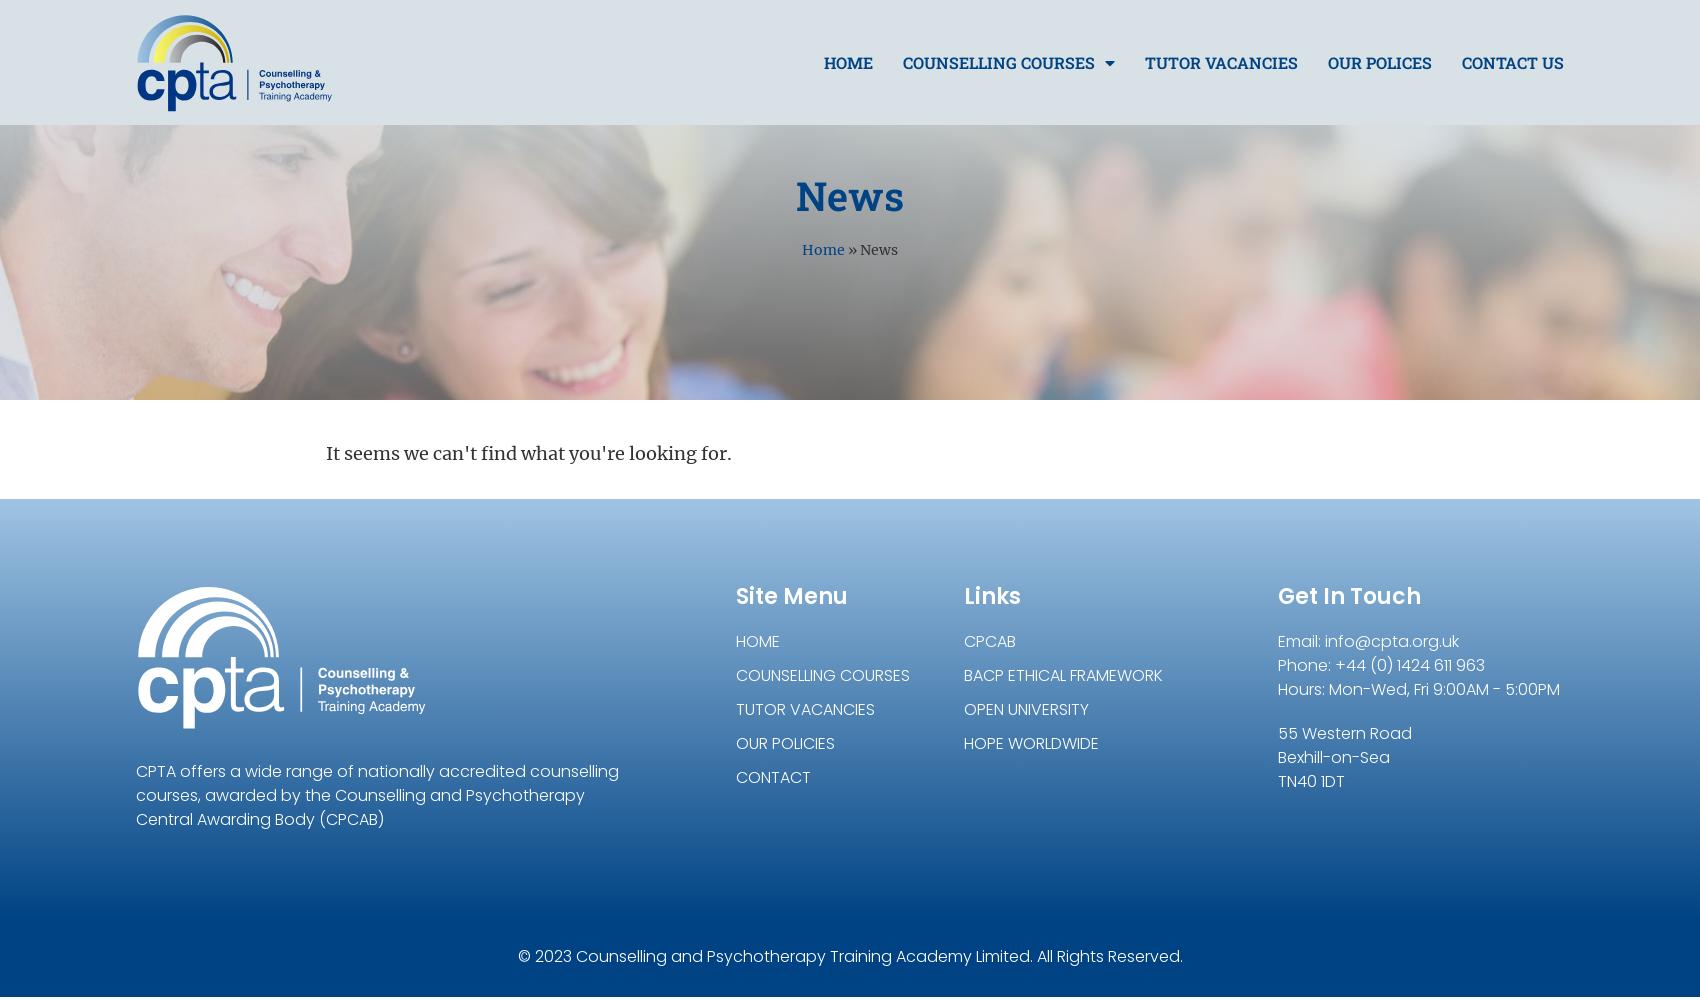 The width and height of the screenshot is (1700, 1000). Describe the element at coordinates (1345, 732) in the screenshot. I see `'55 Western Road'` at that location.